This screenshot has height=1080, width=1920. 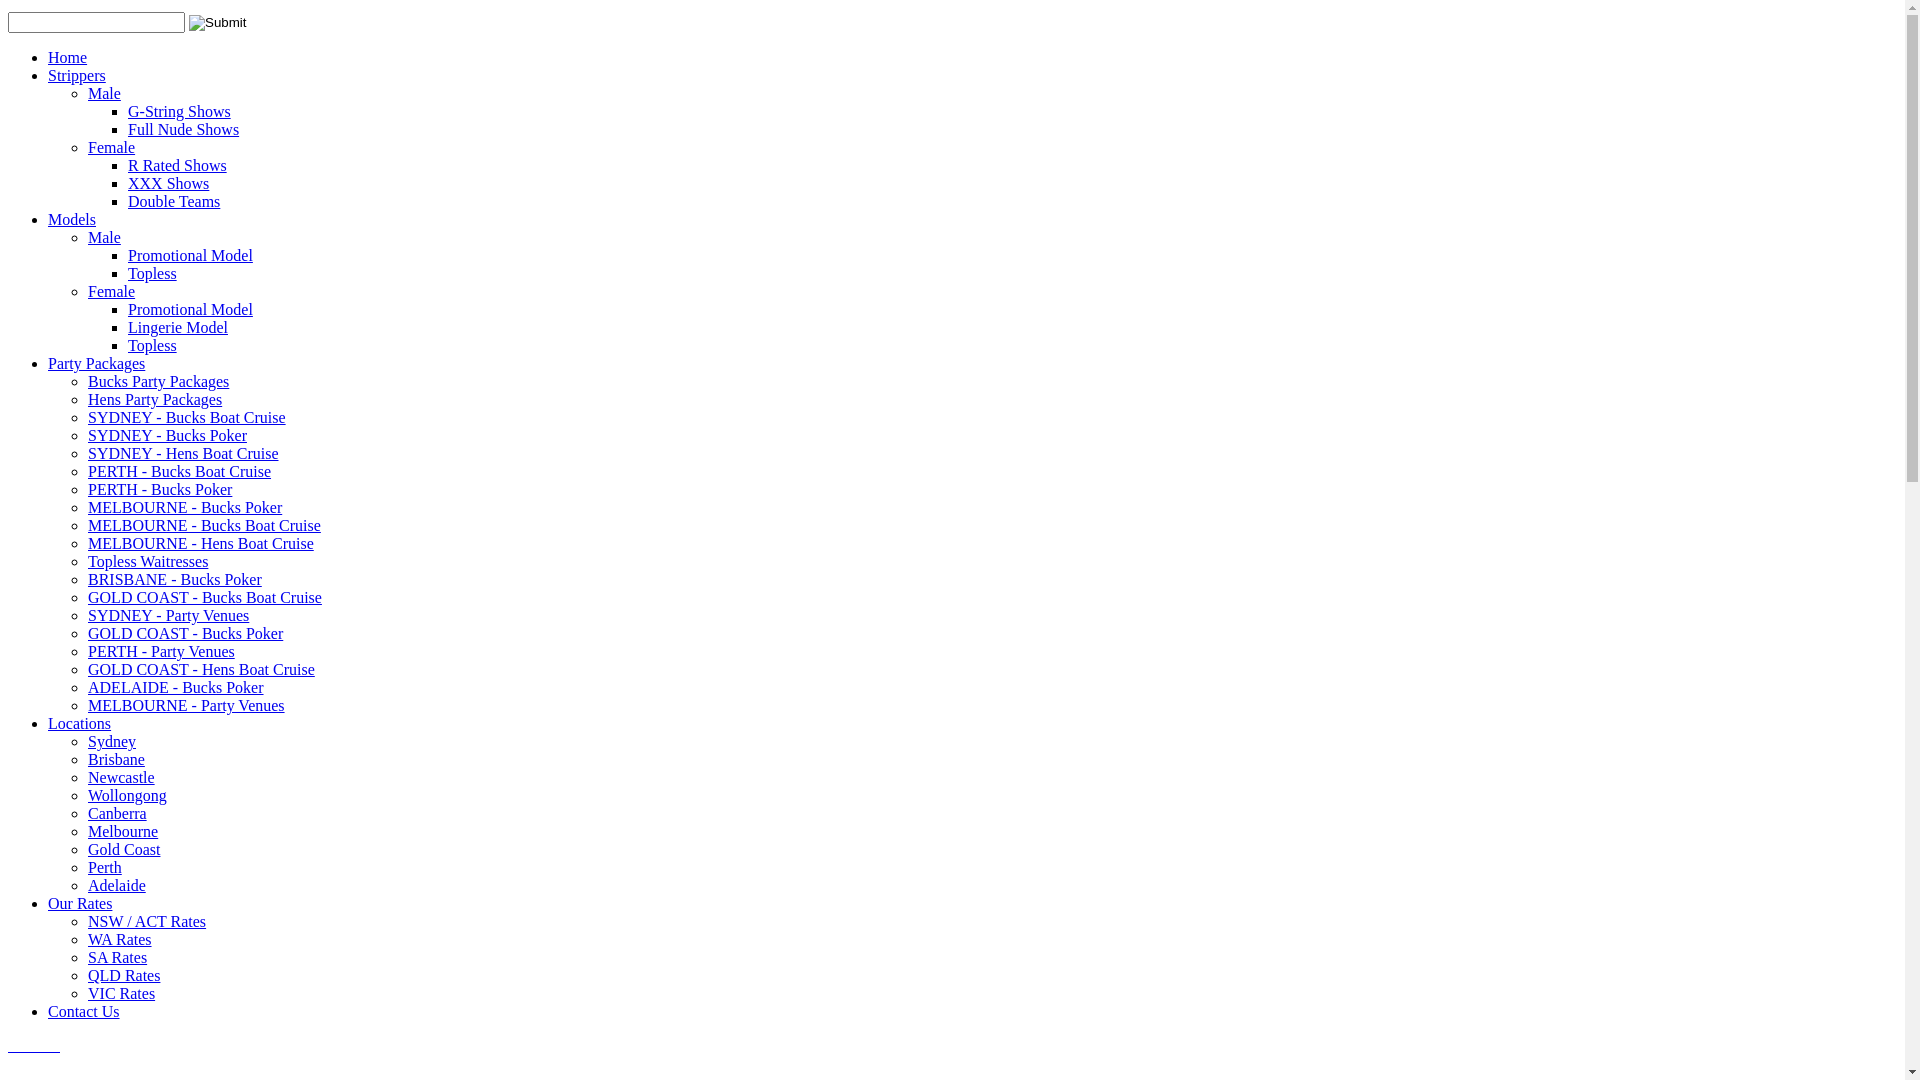 What do you see at coordinates (103, 236) in the screenshot?
I see `'Male'` at bounding box center [103, 236].